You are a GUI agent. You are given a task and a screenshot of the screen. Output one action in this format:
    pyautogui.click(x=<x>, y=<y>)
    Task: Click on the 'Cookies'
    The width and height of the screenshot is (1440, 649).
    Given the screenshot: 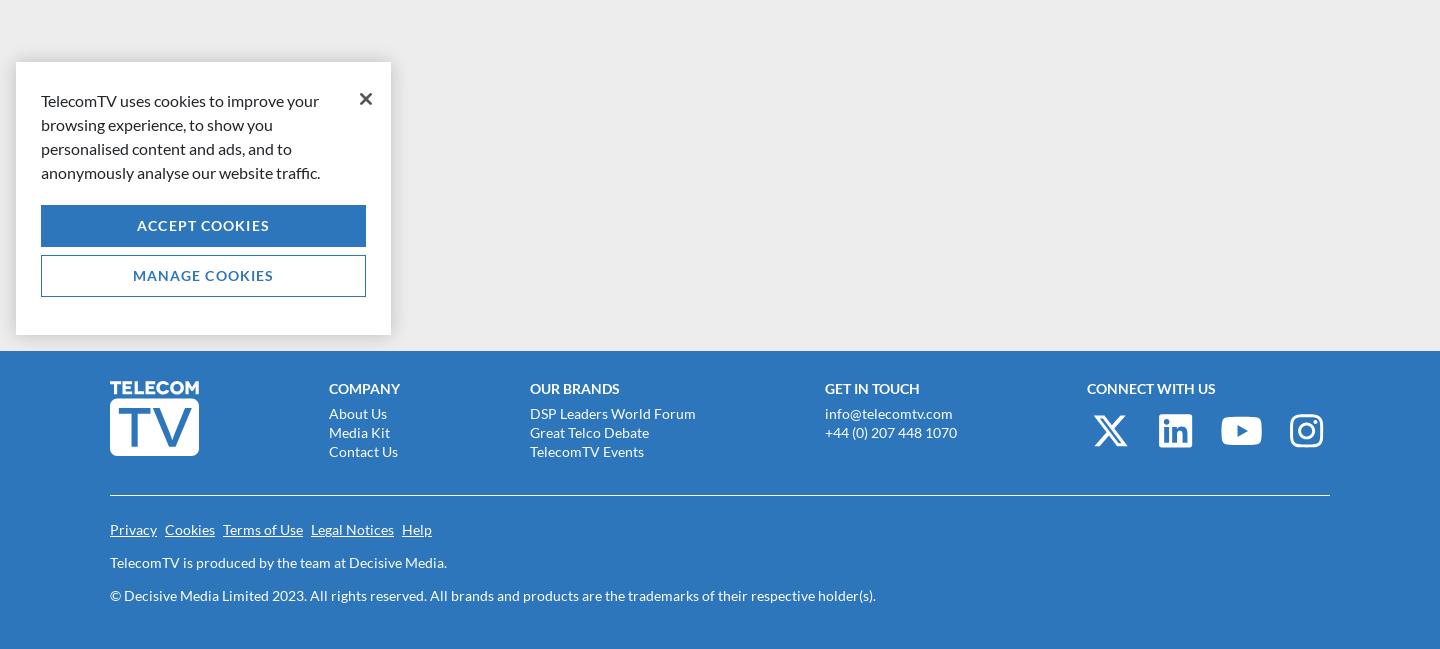 What is the action you would take?
    pyautogui.click(x=164, y=528)
    